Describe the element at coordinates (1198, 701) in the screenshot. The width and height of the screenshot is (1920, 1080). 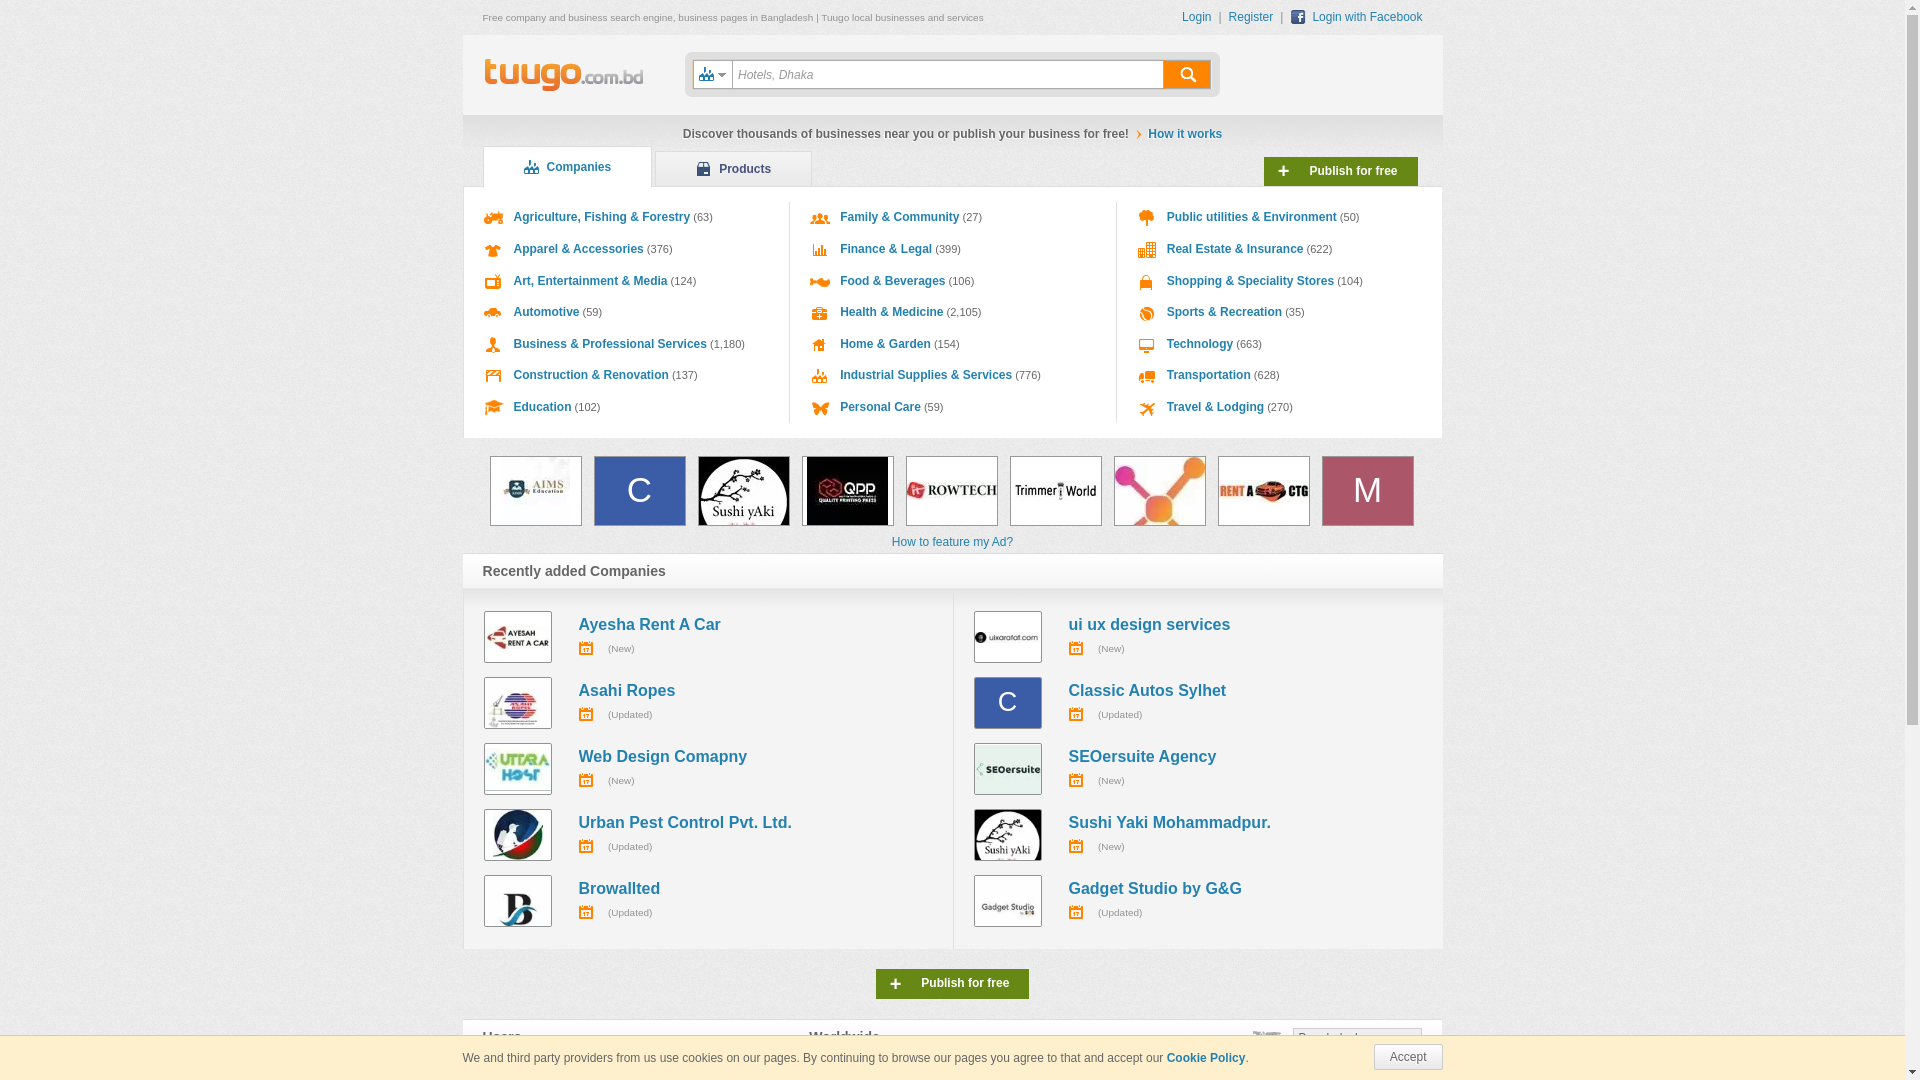
I see `'C` at that location.